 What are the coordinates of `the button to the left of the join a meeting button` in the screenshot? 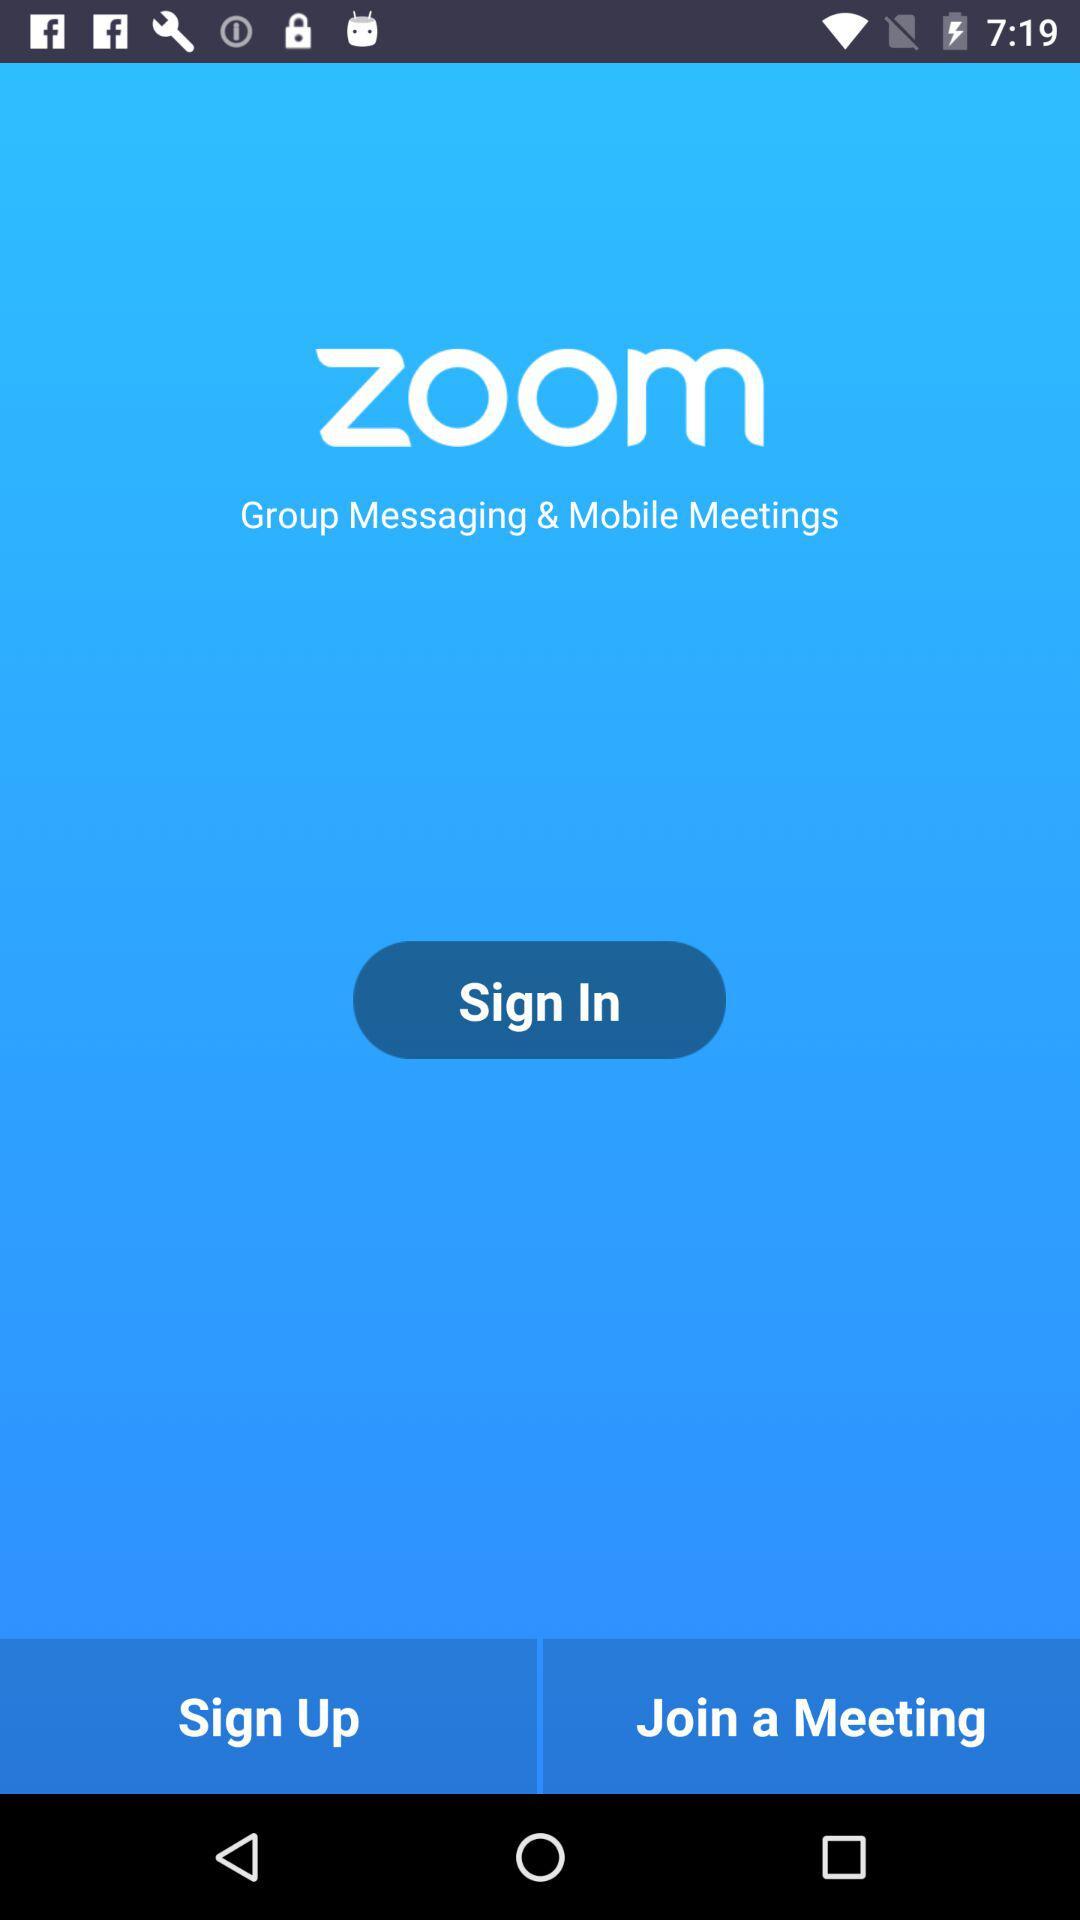 It's located at (267, 1715).